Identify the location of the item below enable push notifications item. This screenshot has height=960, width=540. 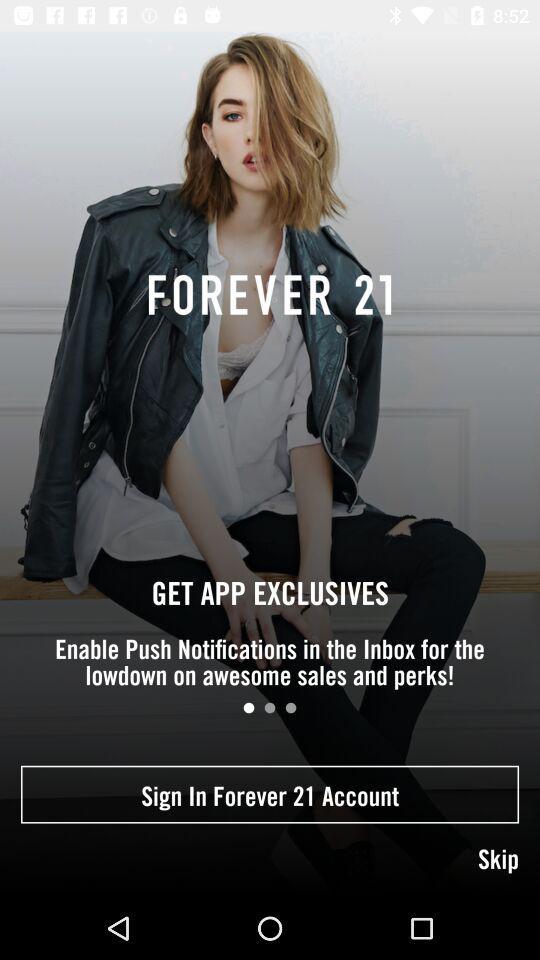
(270, 708).